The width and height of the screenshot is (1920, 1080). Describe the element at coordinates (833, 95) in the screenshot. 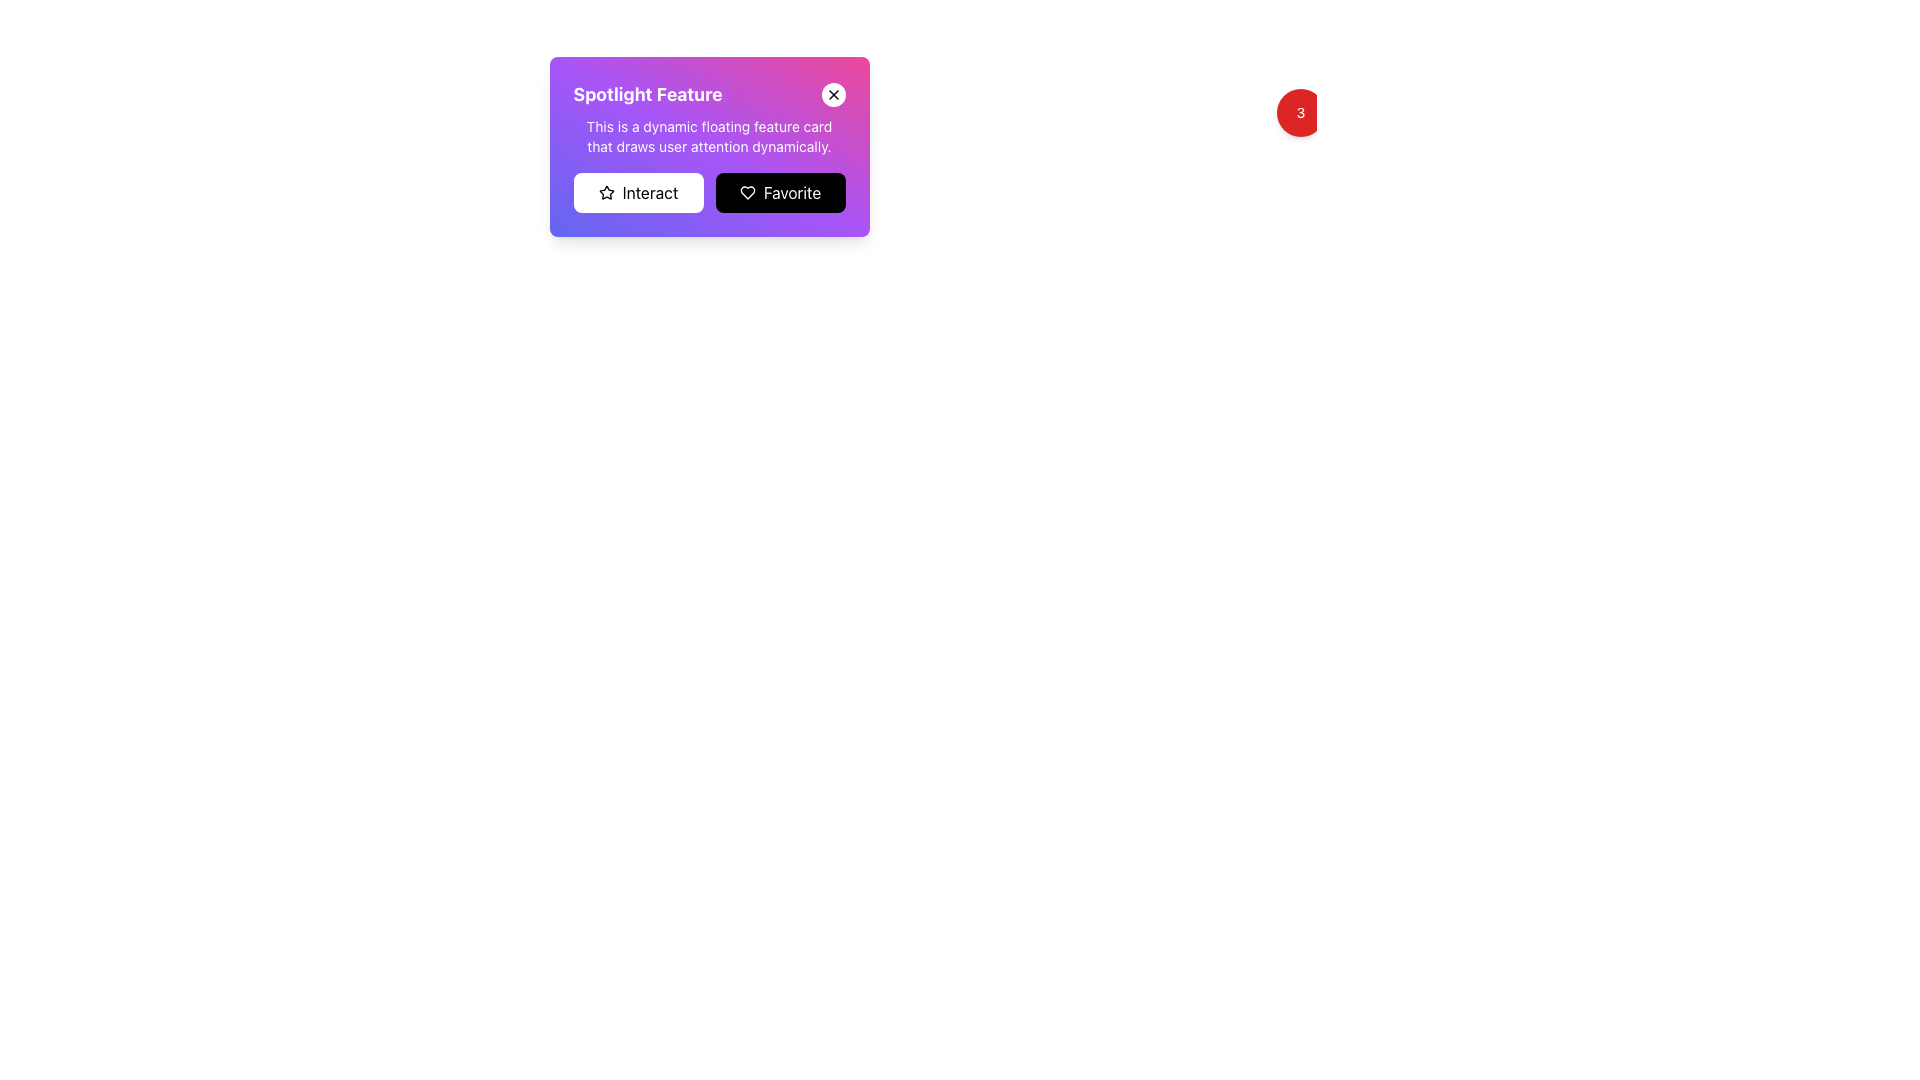

I see `the Close icon located in the top-right corner of the 'Spotlight Feature' card` at that location.